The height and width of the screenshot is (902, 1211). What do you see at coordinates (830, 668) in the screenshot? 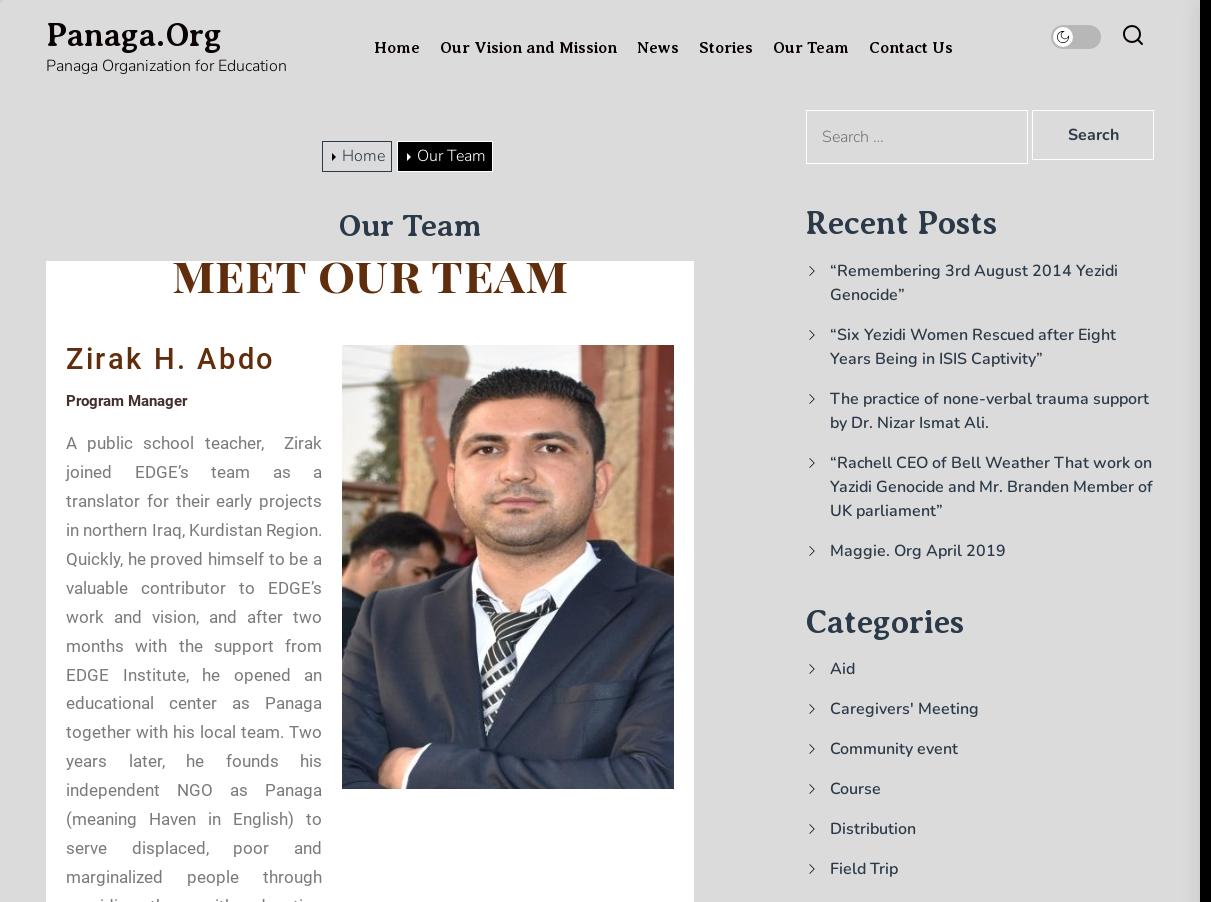
I see `'Aid'` at bounding box center [830, 668].